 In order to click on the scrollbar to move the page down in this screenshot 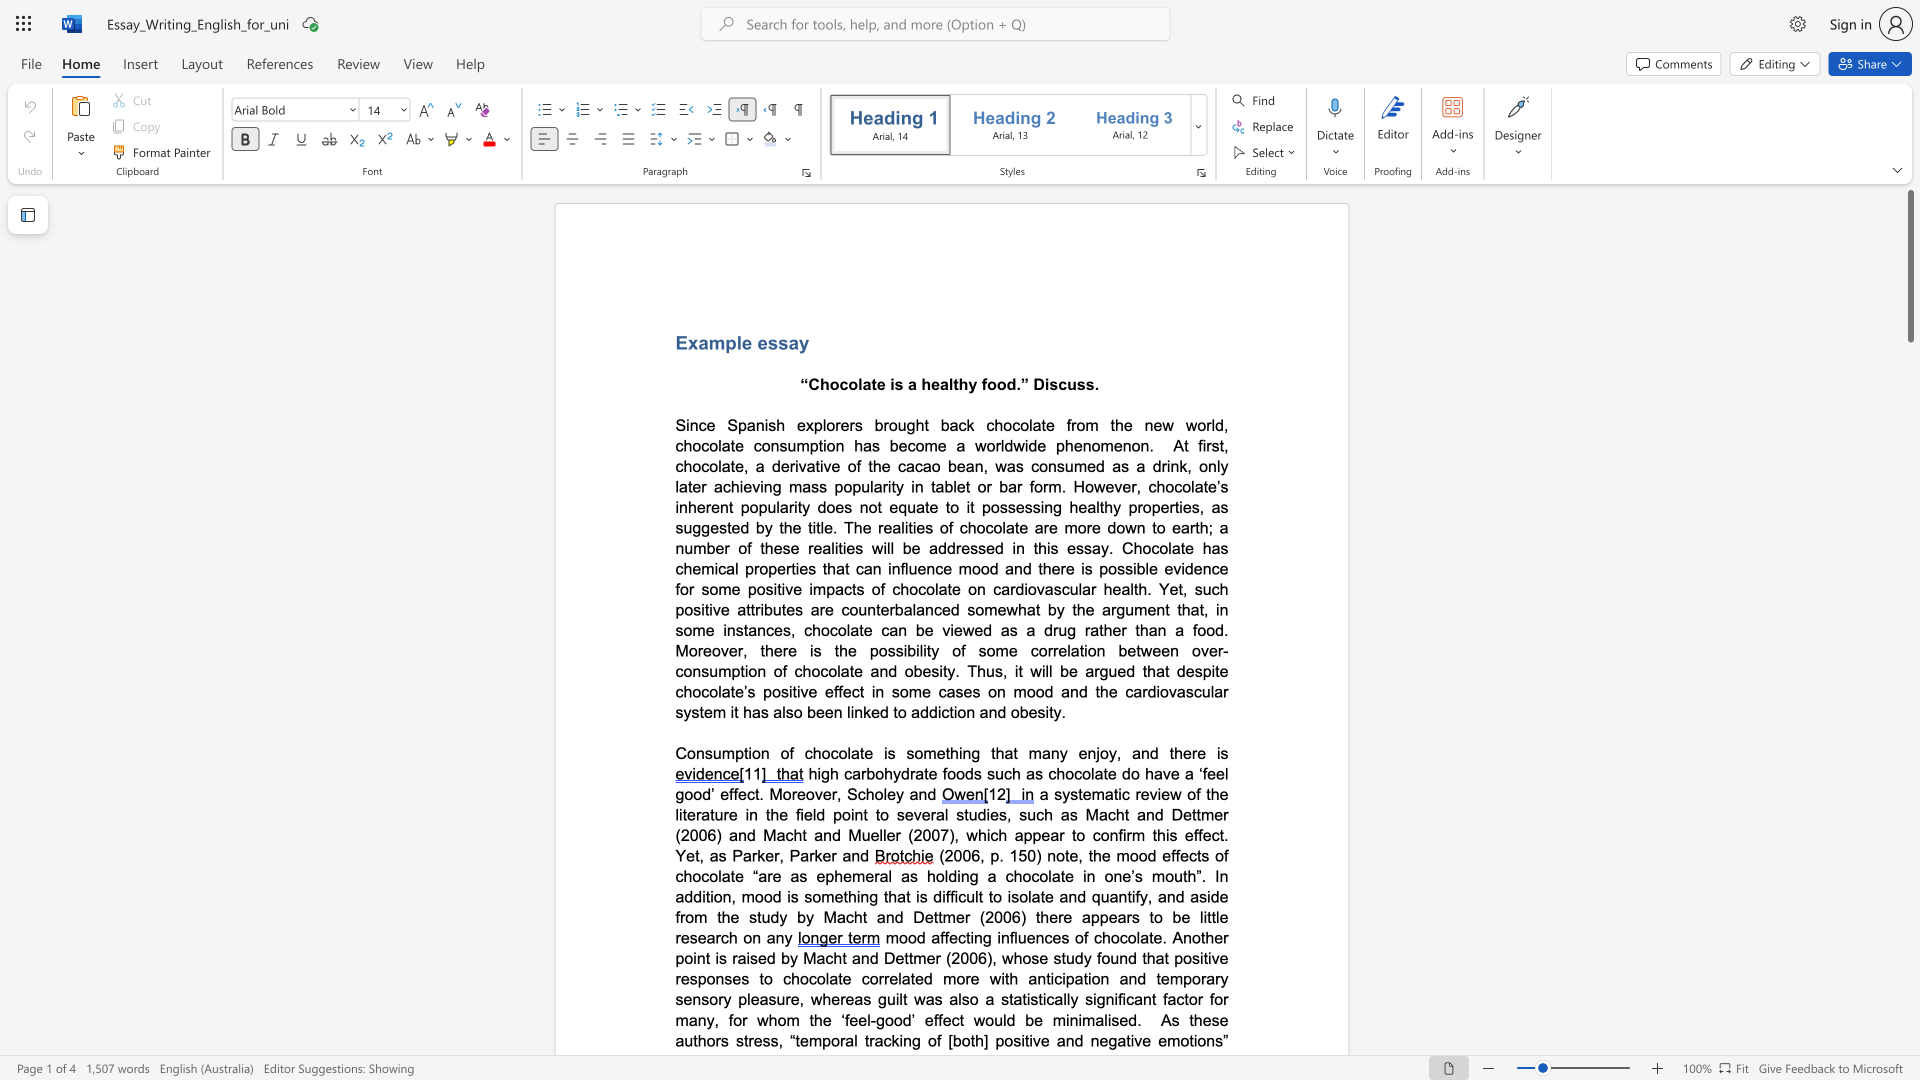, I will do `click(1909, 968)`.